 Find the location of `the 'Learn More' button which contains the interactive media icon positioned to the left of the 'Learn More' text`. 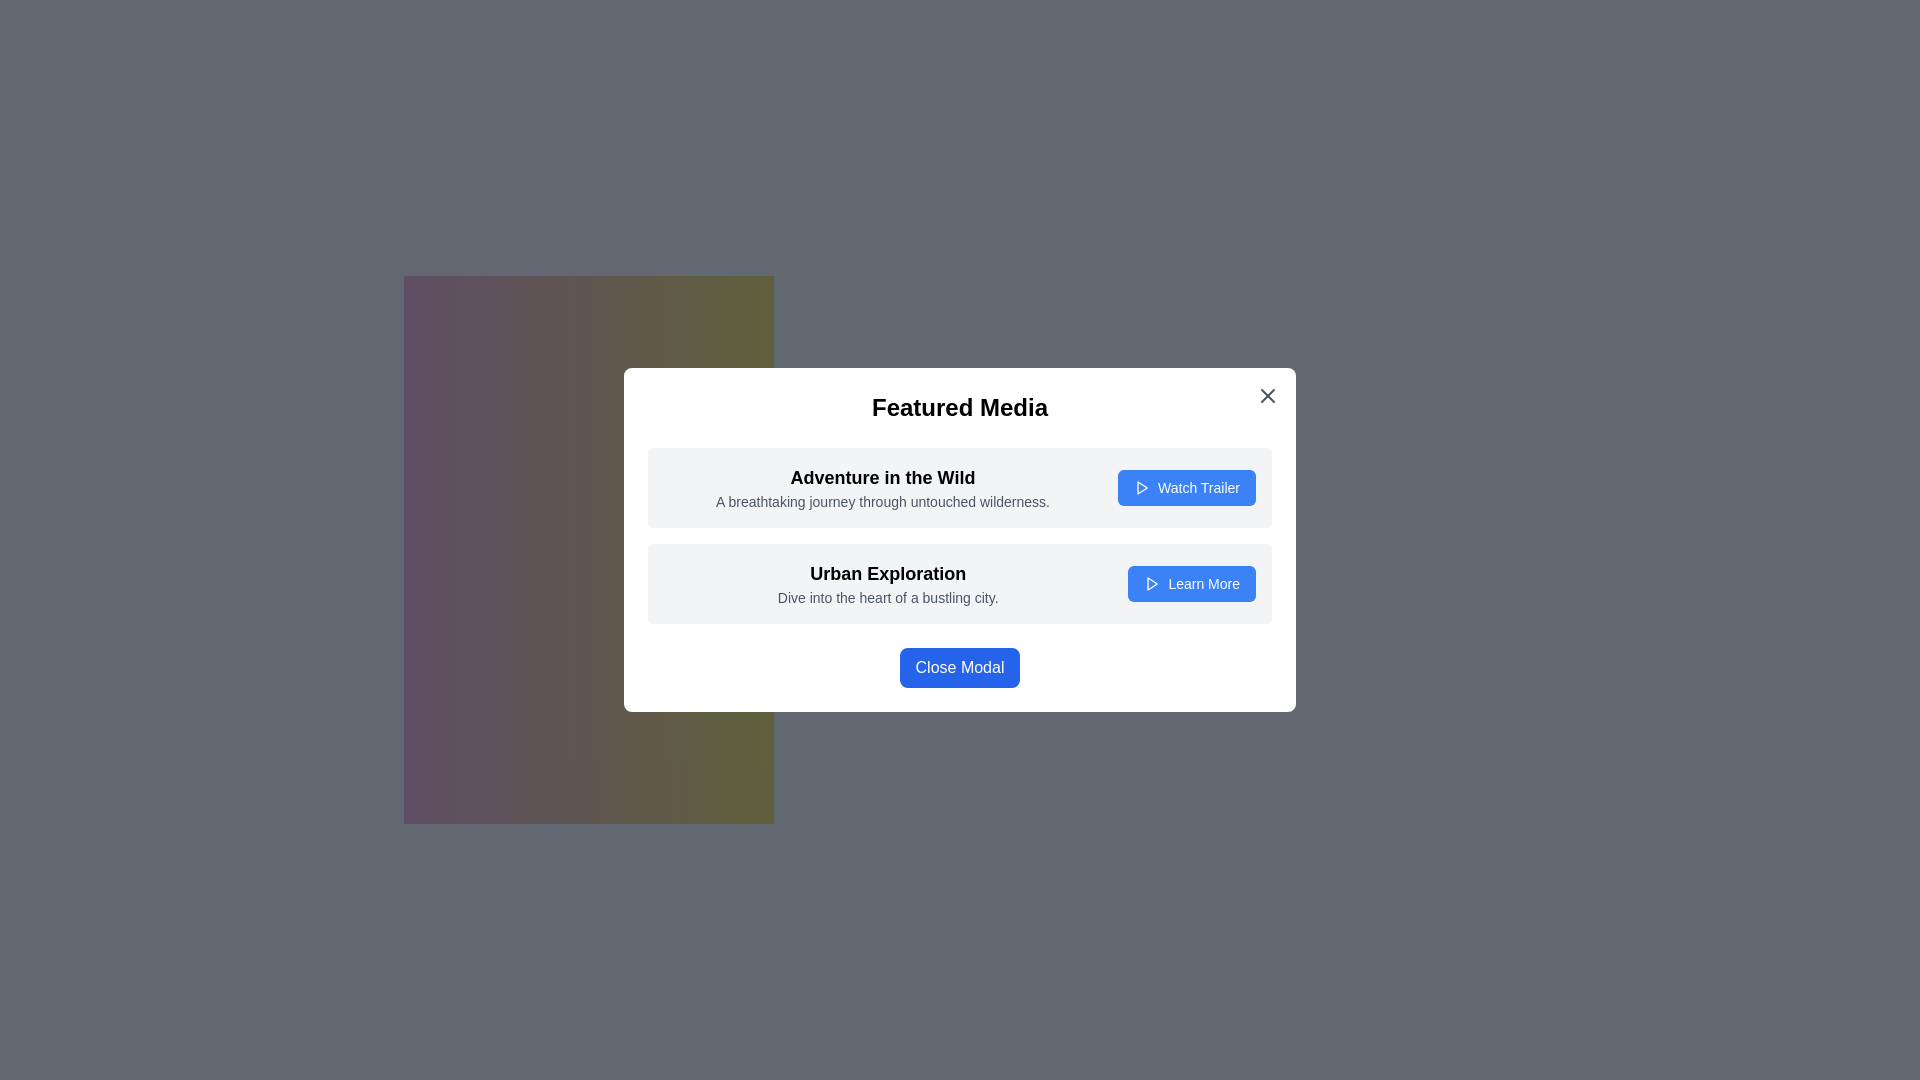

the 'Learn More' button which contains the interactive media icon positioned to the left of the 'Learn More' text is located at coordinates (1152, 583).